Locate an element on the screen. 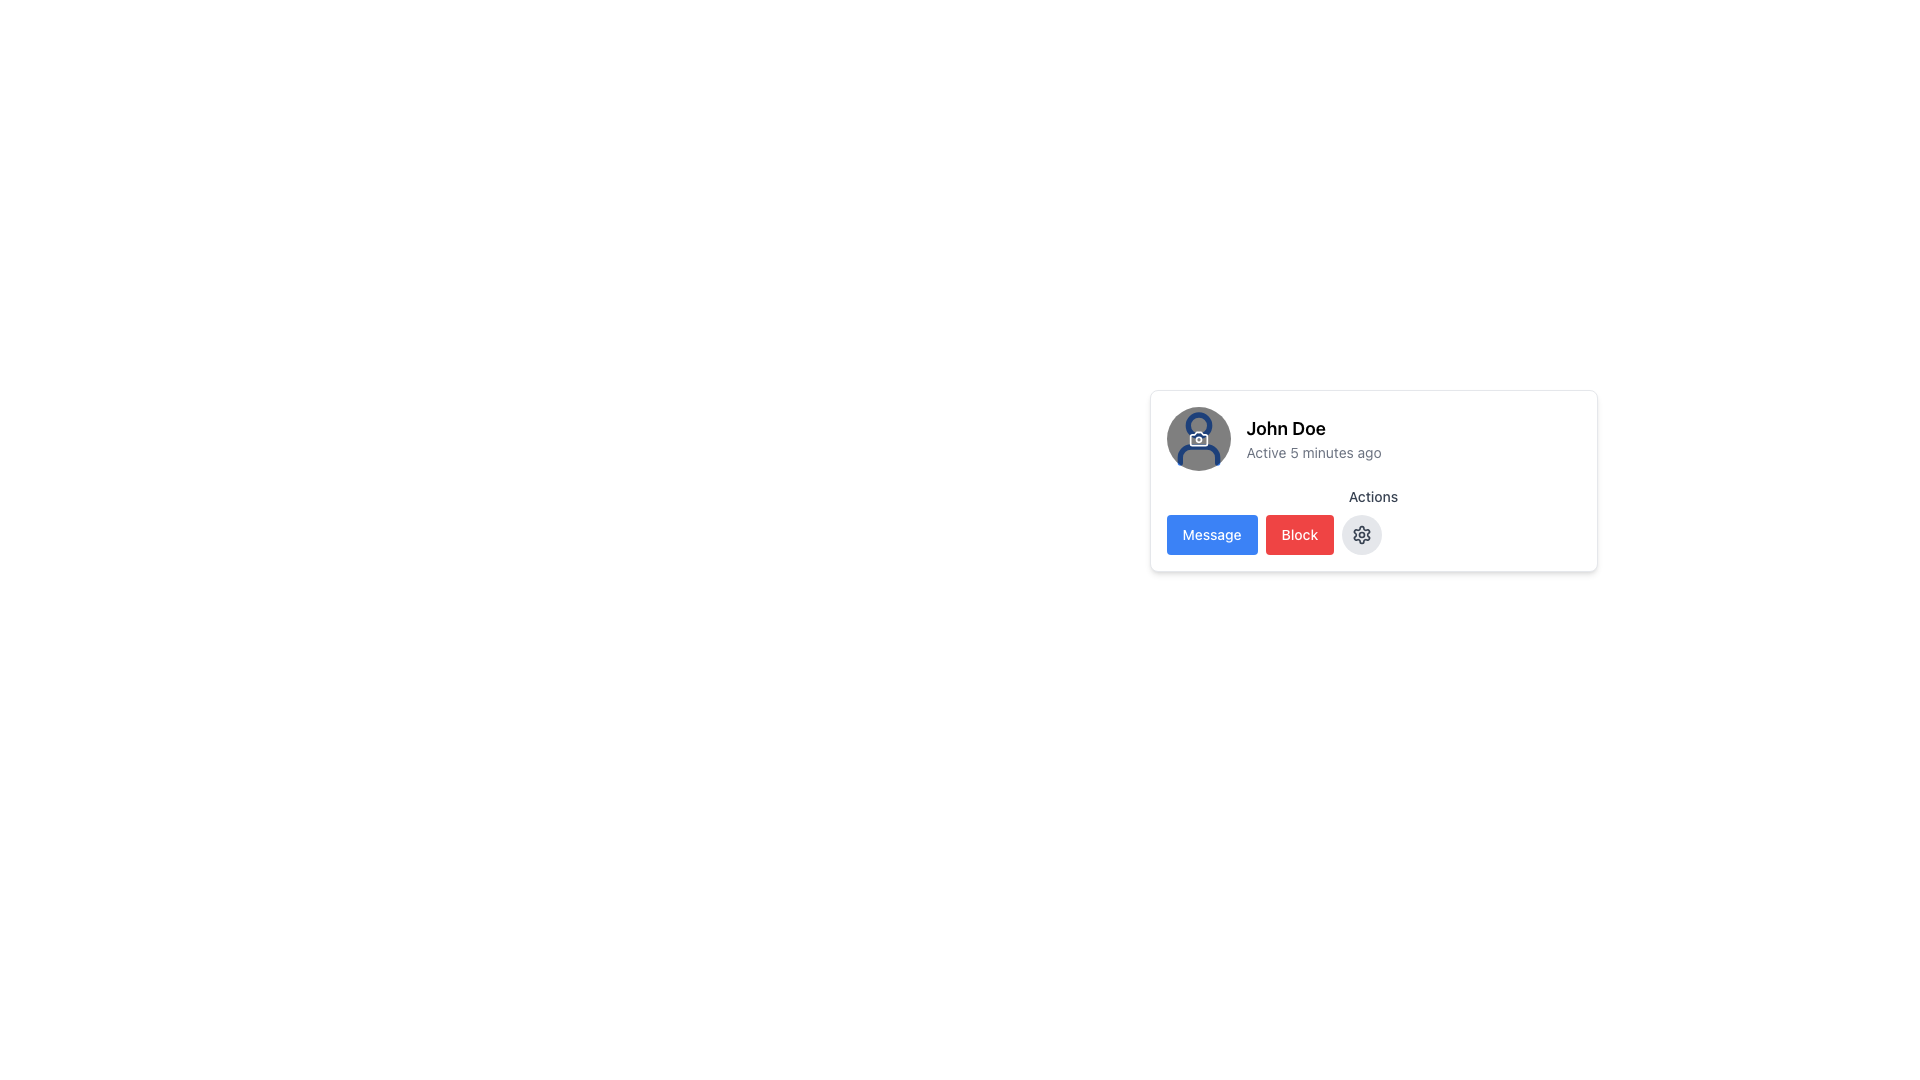  the keyboard interaction on the settings icon button located in the bottom-right corner of the user card component is located at coordinates (1361, 534).